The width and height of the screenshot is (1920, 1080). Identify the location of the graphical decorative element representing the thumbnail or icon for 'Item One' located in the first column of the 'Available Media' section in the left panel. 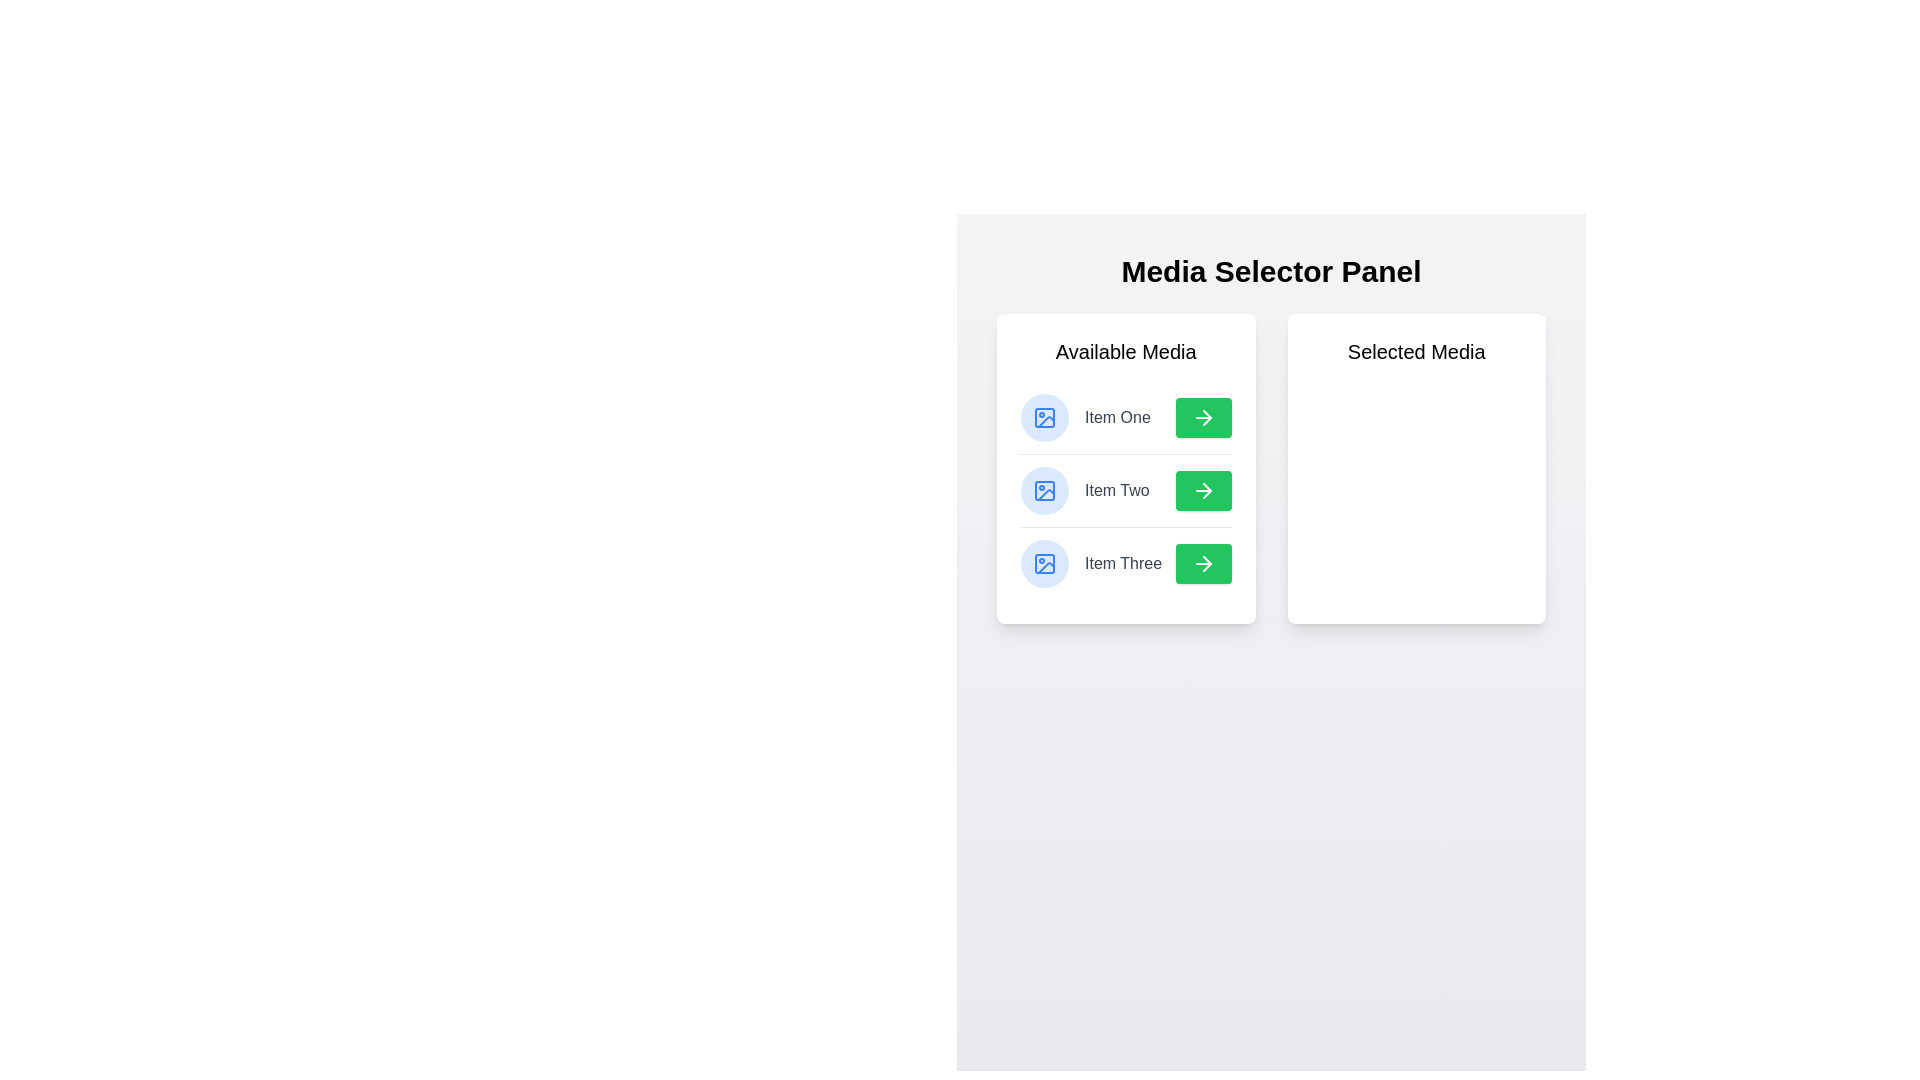
(1044, 563).